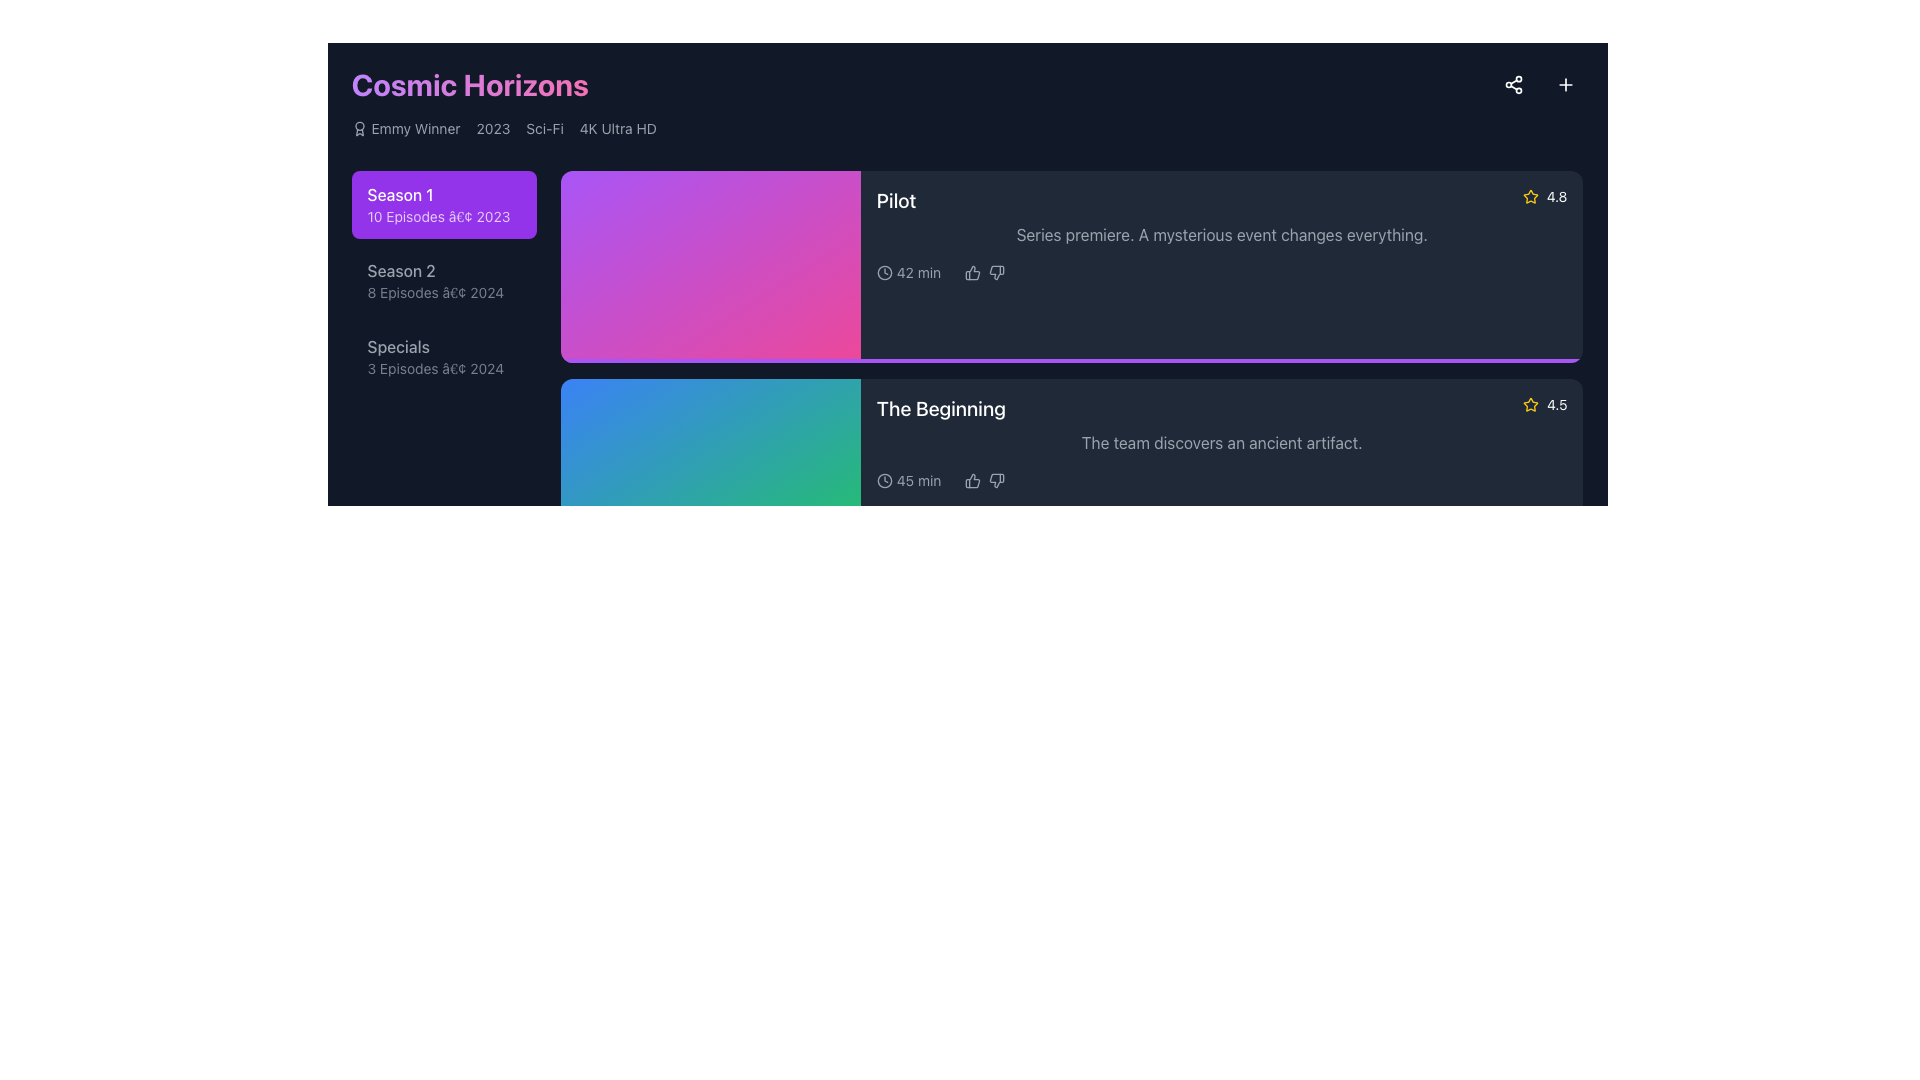  I want to click on the thumbs-up icon to express positive feedback for the episode 'The Beginning.', so click(973, 481).